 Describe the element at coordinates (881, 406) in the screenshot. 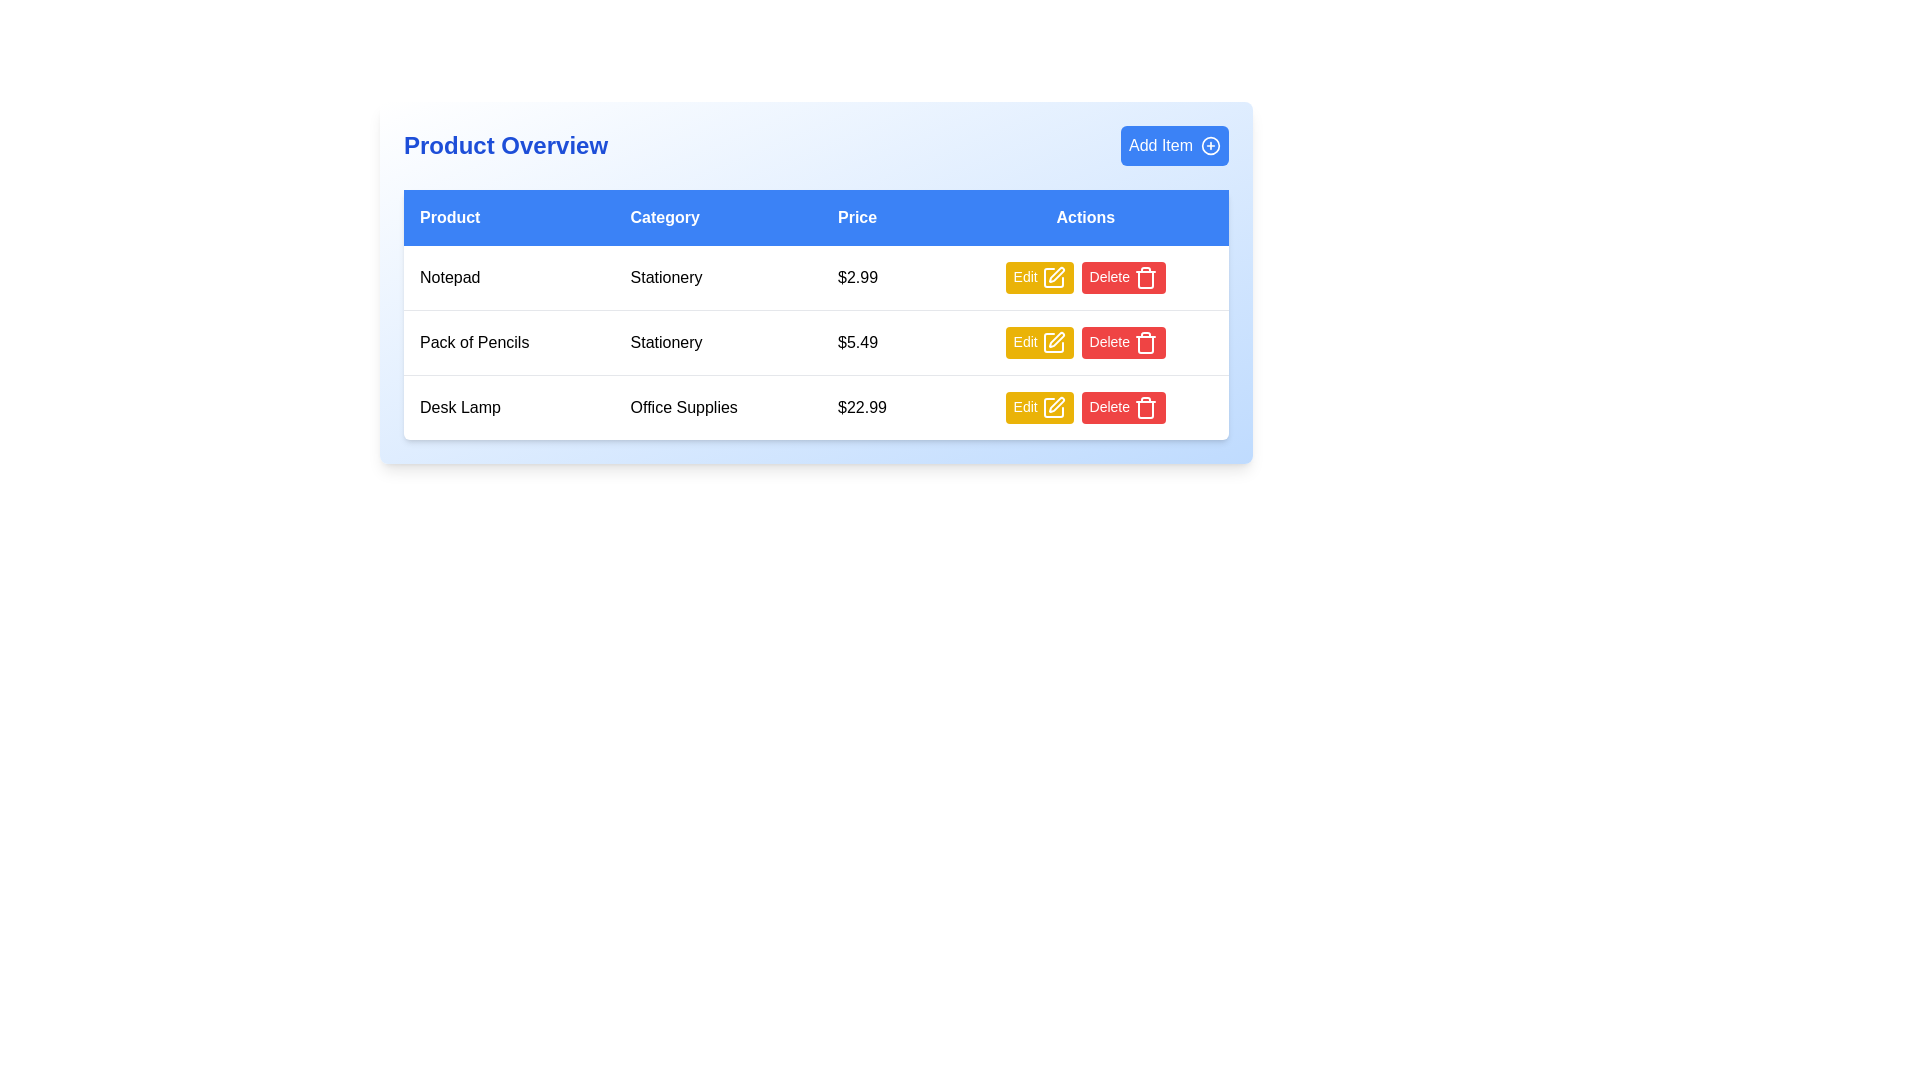

I see `the price text displaying the cost of the 'Desk Lamp' item located in the third row of the table, adjacent to 'Office Supplies' on the left and 'Edit' and 'Delete' buttons on the right` at that location.